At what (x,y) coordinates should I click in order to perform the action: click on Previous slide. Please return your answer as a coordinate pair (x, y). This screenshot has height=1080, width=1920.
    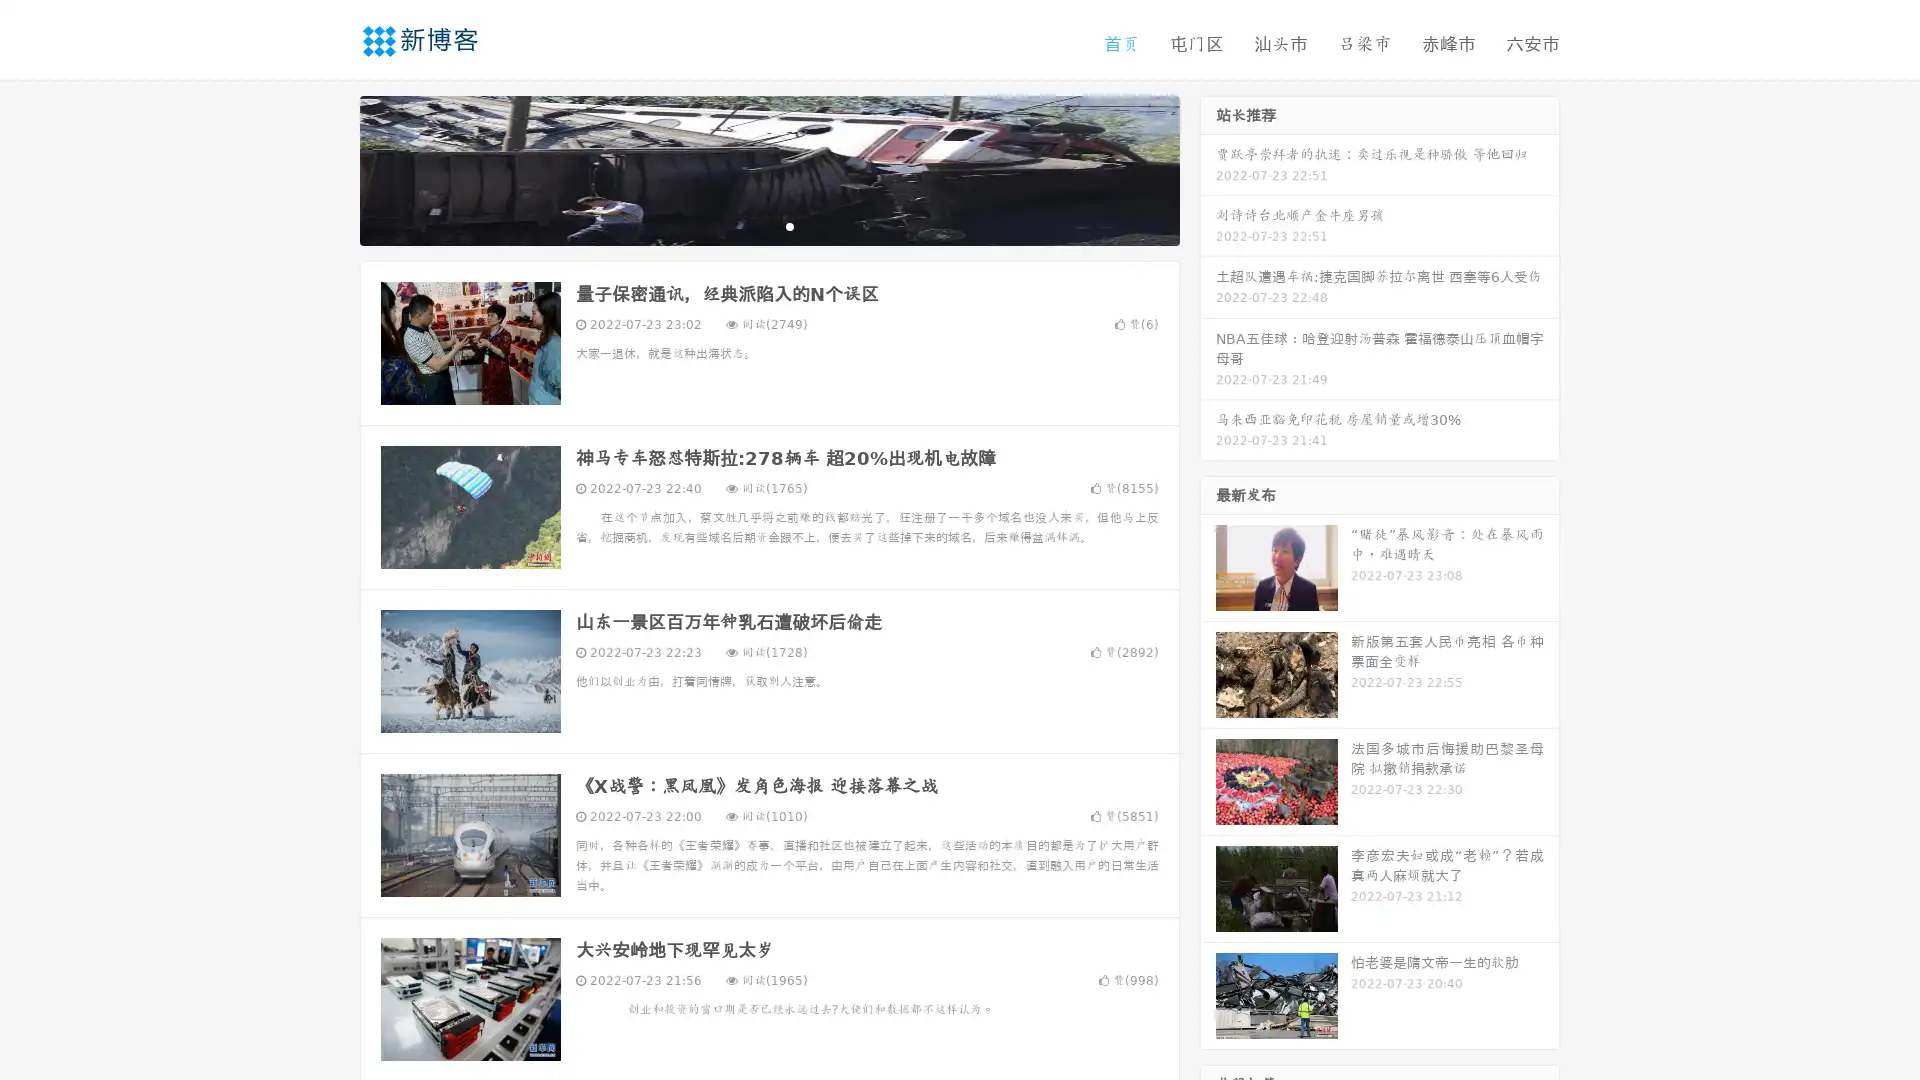
    Looking at the image, I should click on (330, 168).